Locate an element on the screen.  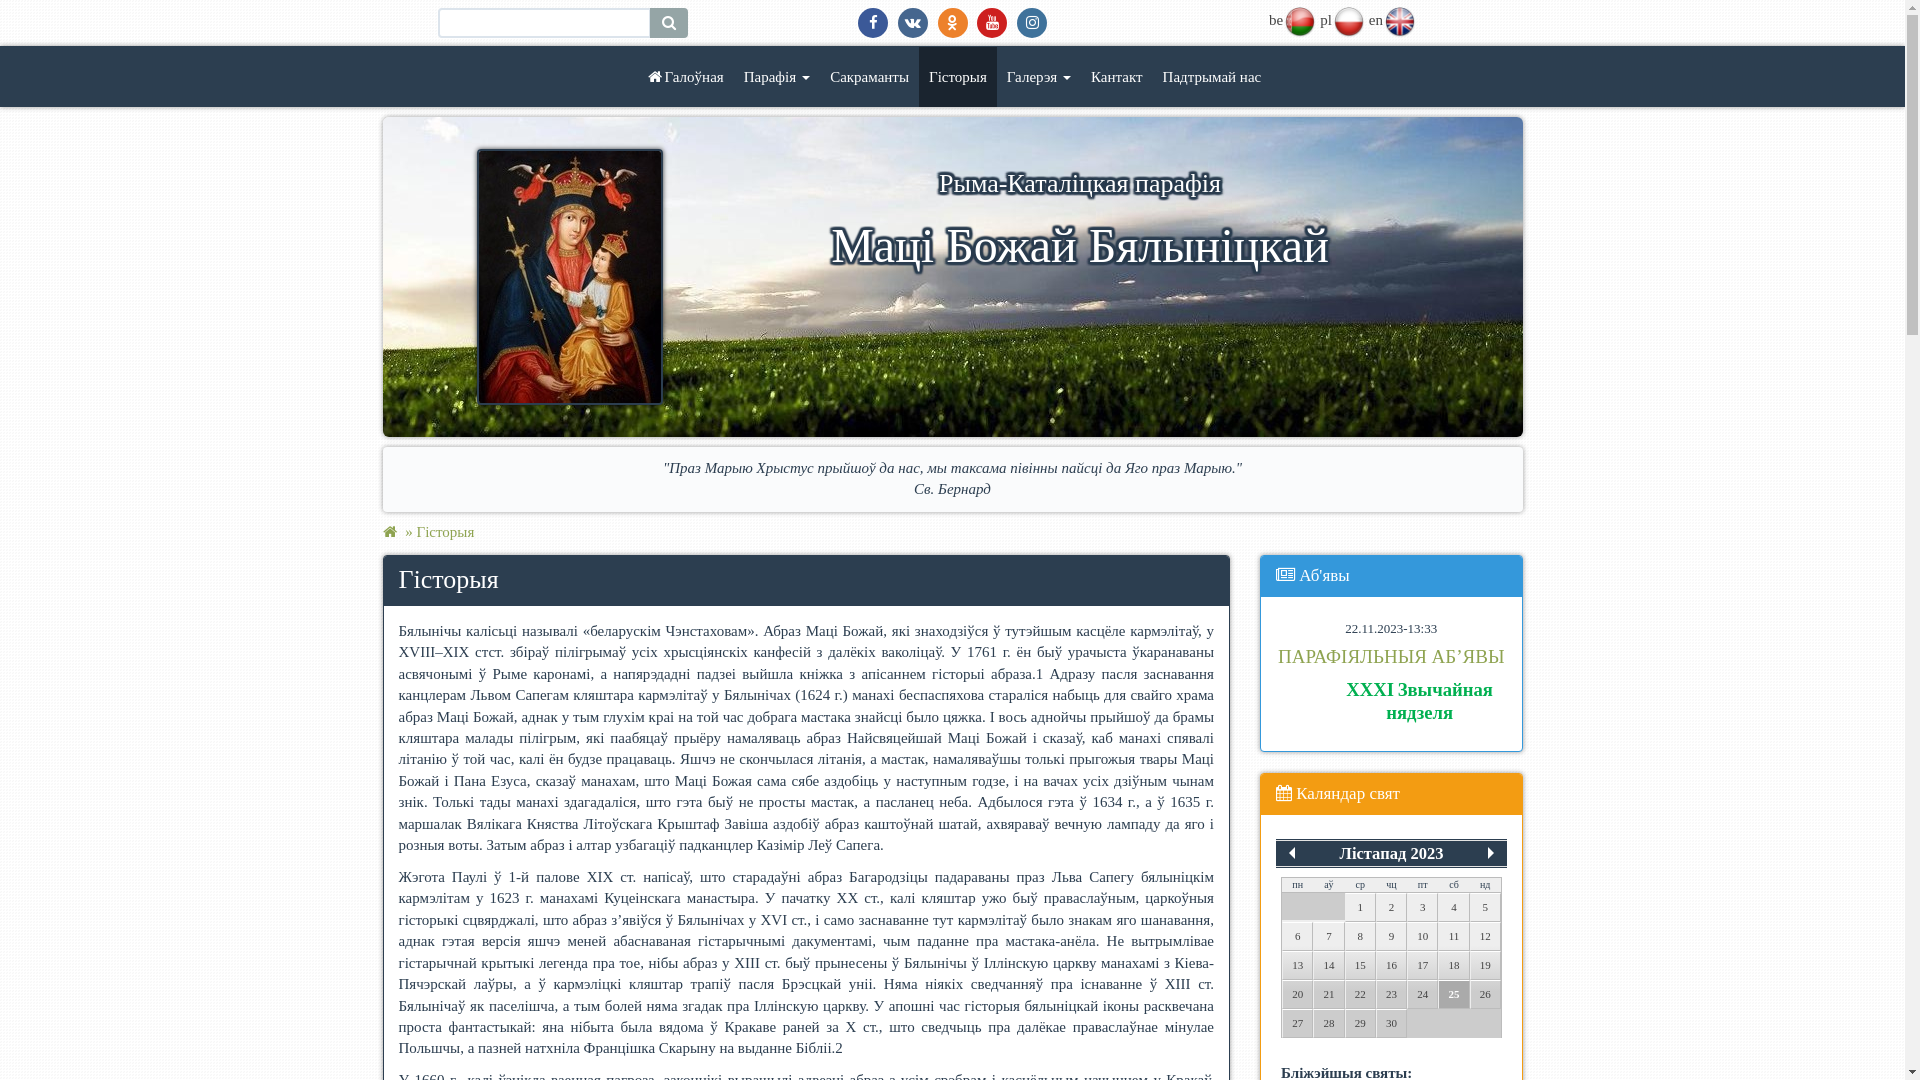
'be' is located at coordinates (1299, 19).